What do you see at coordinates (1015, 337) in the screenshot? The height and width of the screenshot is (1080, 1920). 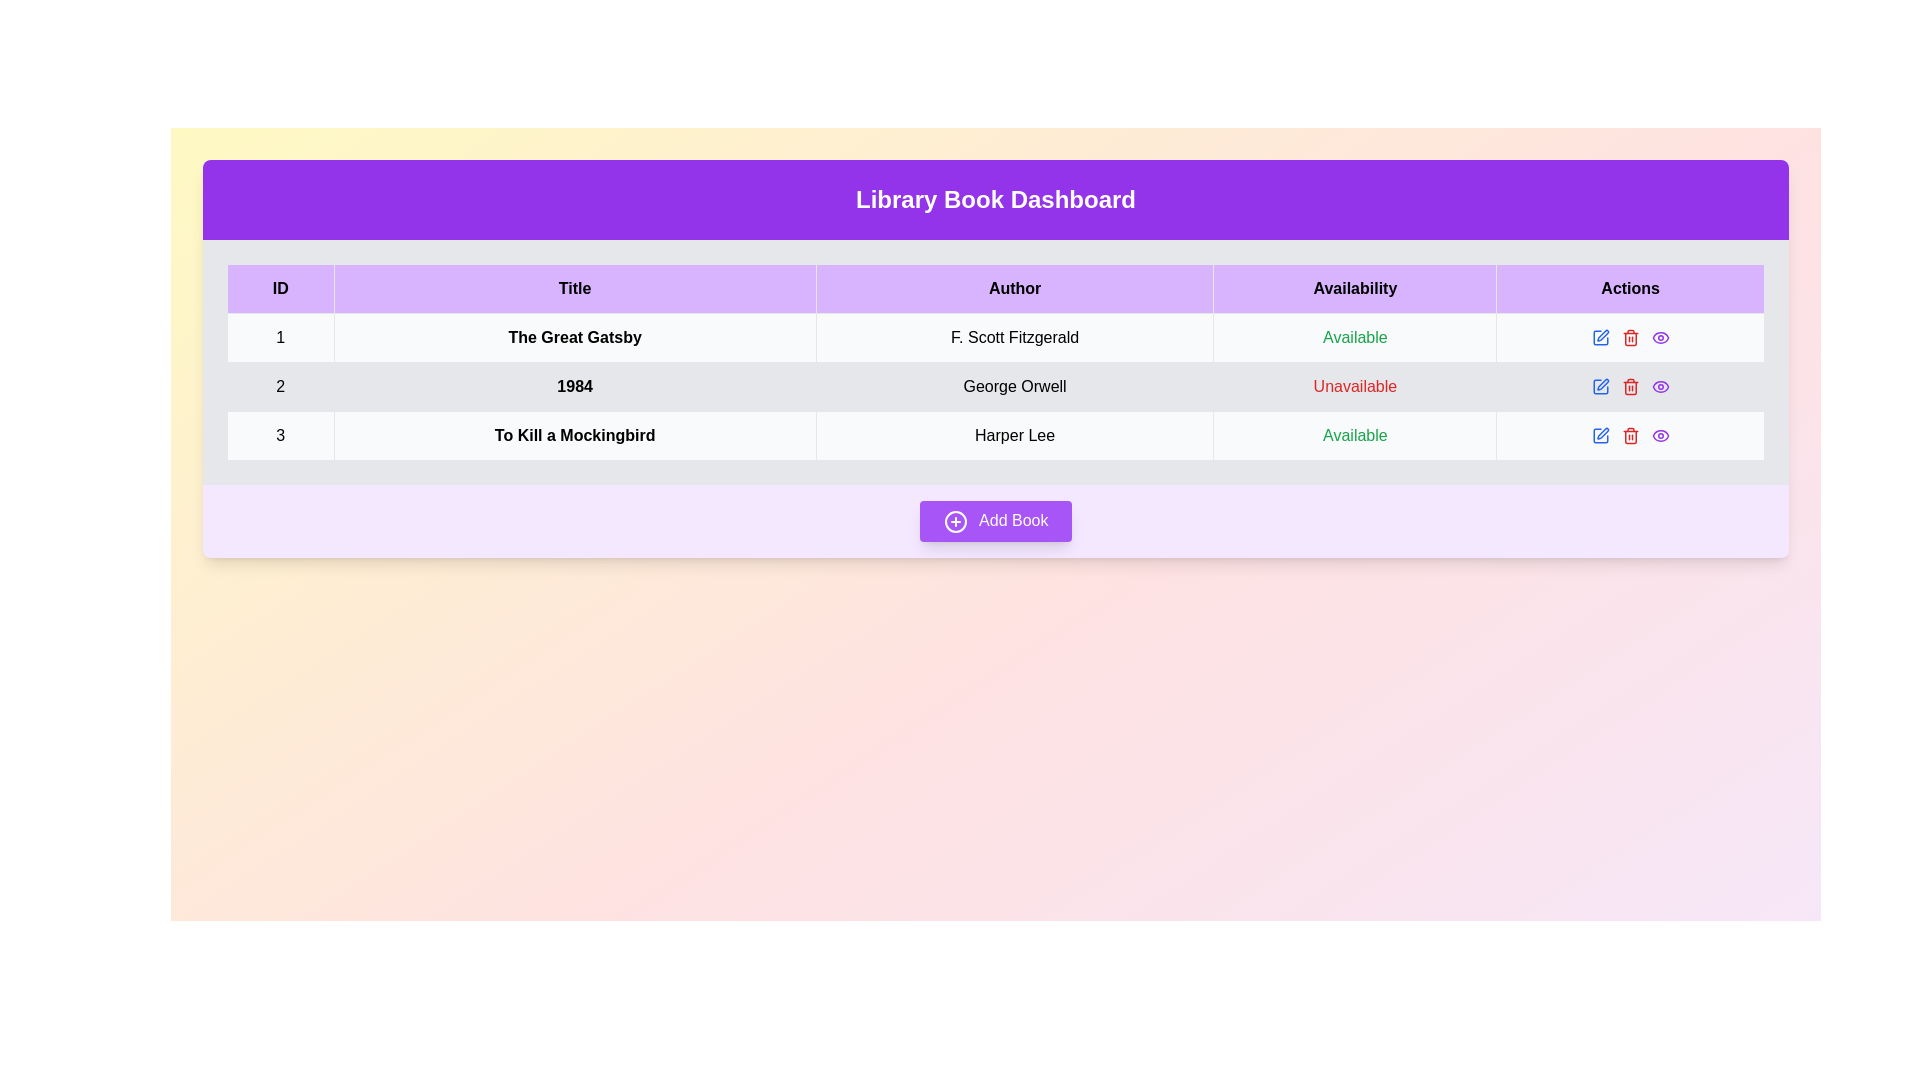 I see `the TextDisplay element representing the author of 'The Great Gatsby' in the data table` at bounding box center [1015, 337].